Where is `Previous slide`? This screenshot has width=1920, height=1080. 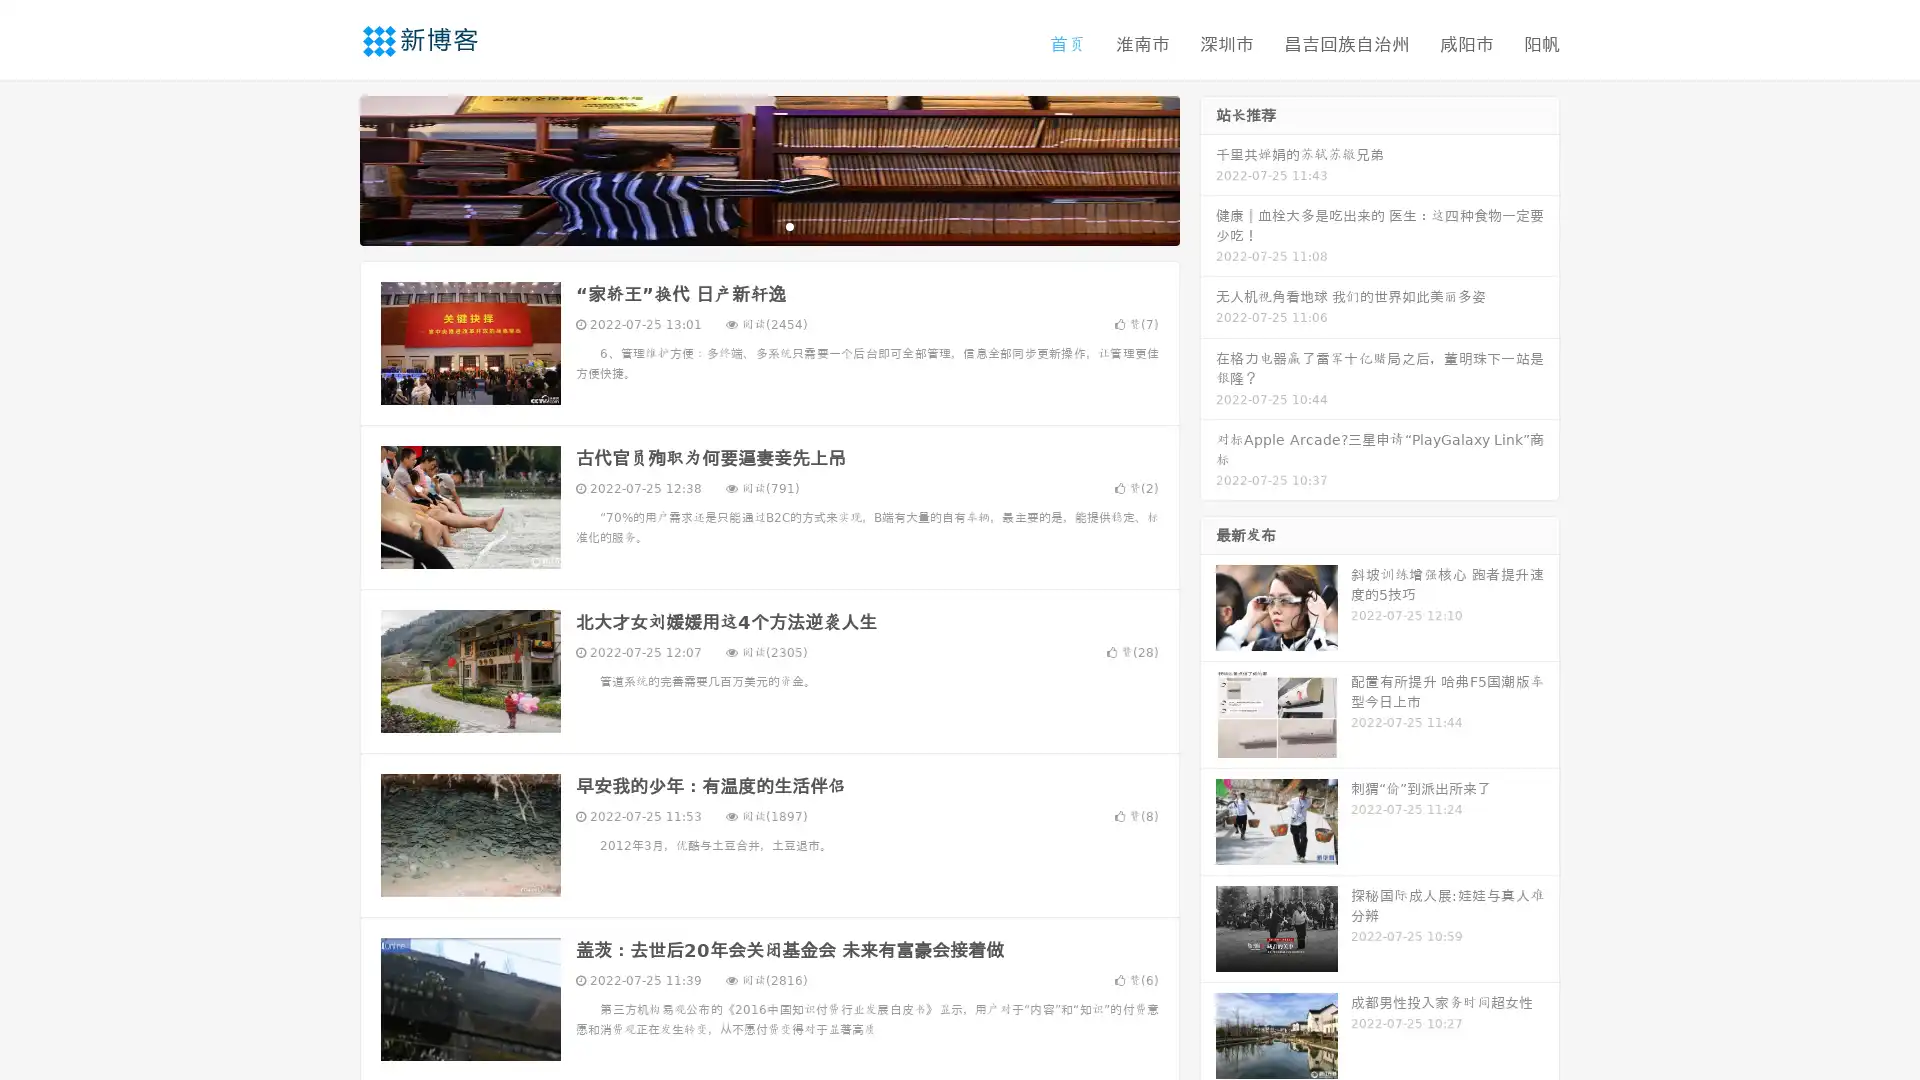 Previous slide is located at coordinates (330, 168).